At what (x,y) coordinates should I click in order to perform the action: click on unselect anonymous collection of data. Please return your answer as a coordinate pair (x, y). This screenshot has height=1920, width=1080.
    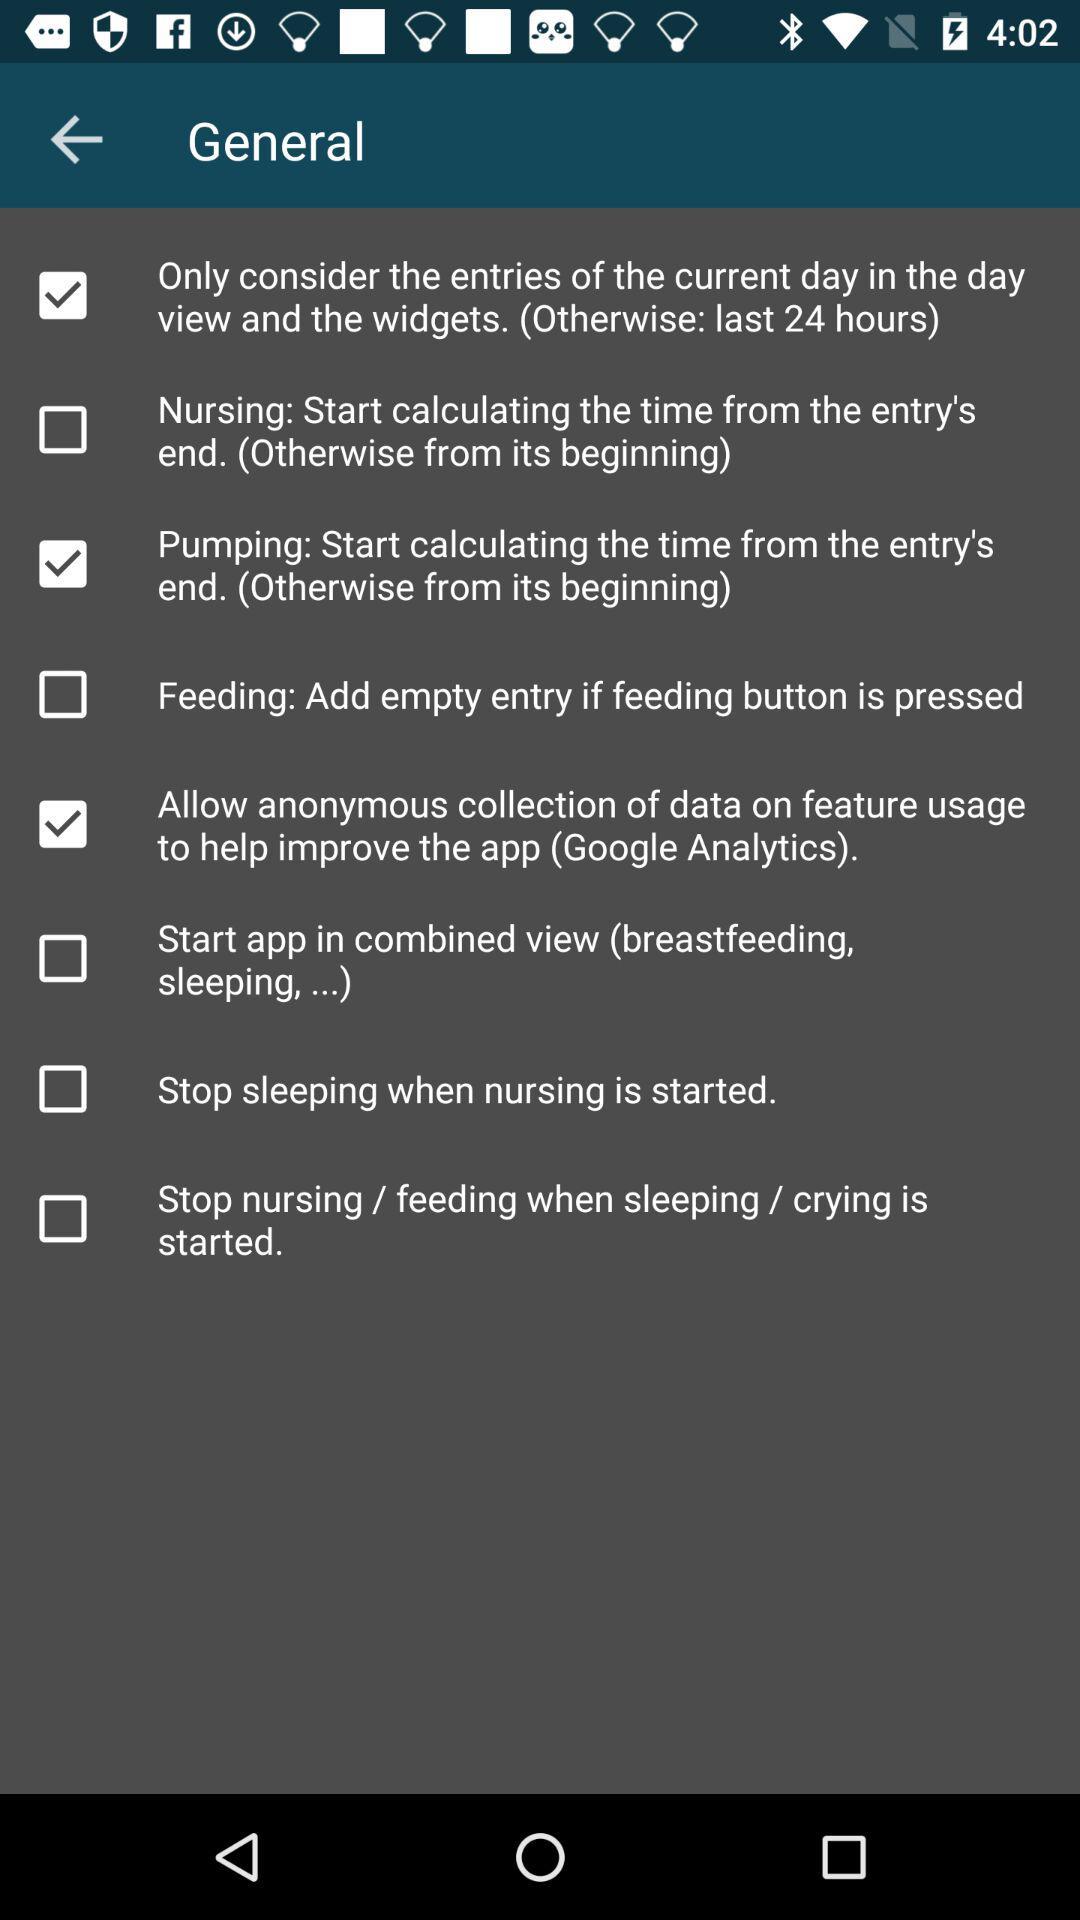
    Looking at the image, I should click on (61, 824).